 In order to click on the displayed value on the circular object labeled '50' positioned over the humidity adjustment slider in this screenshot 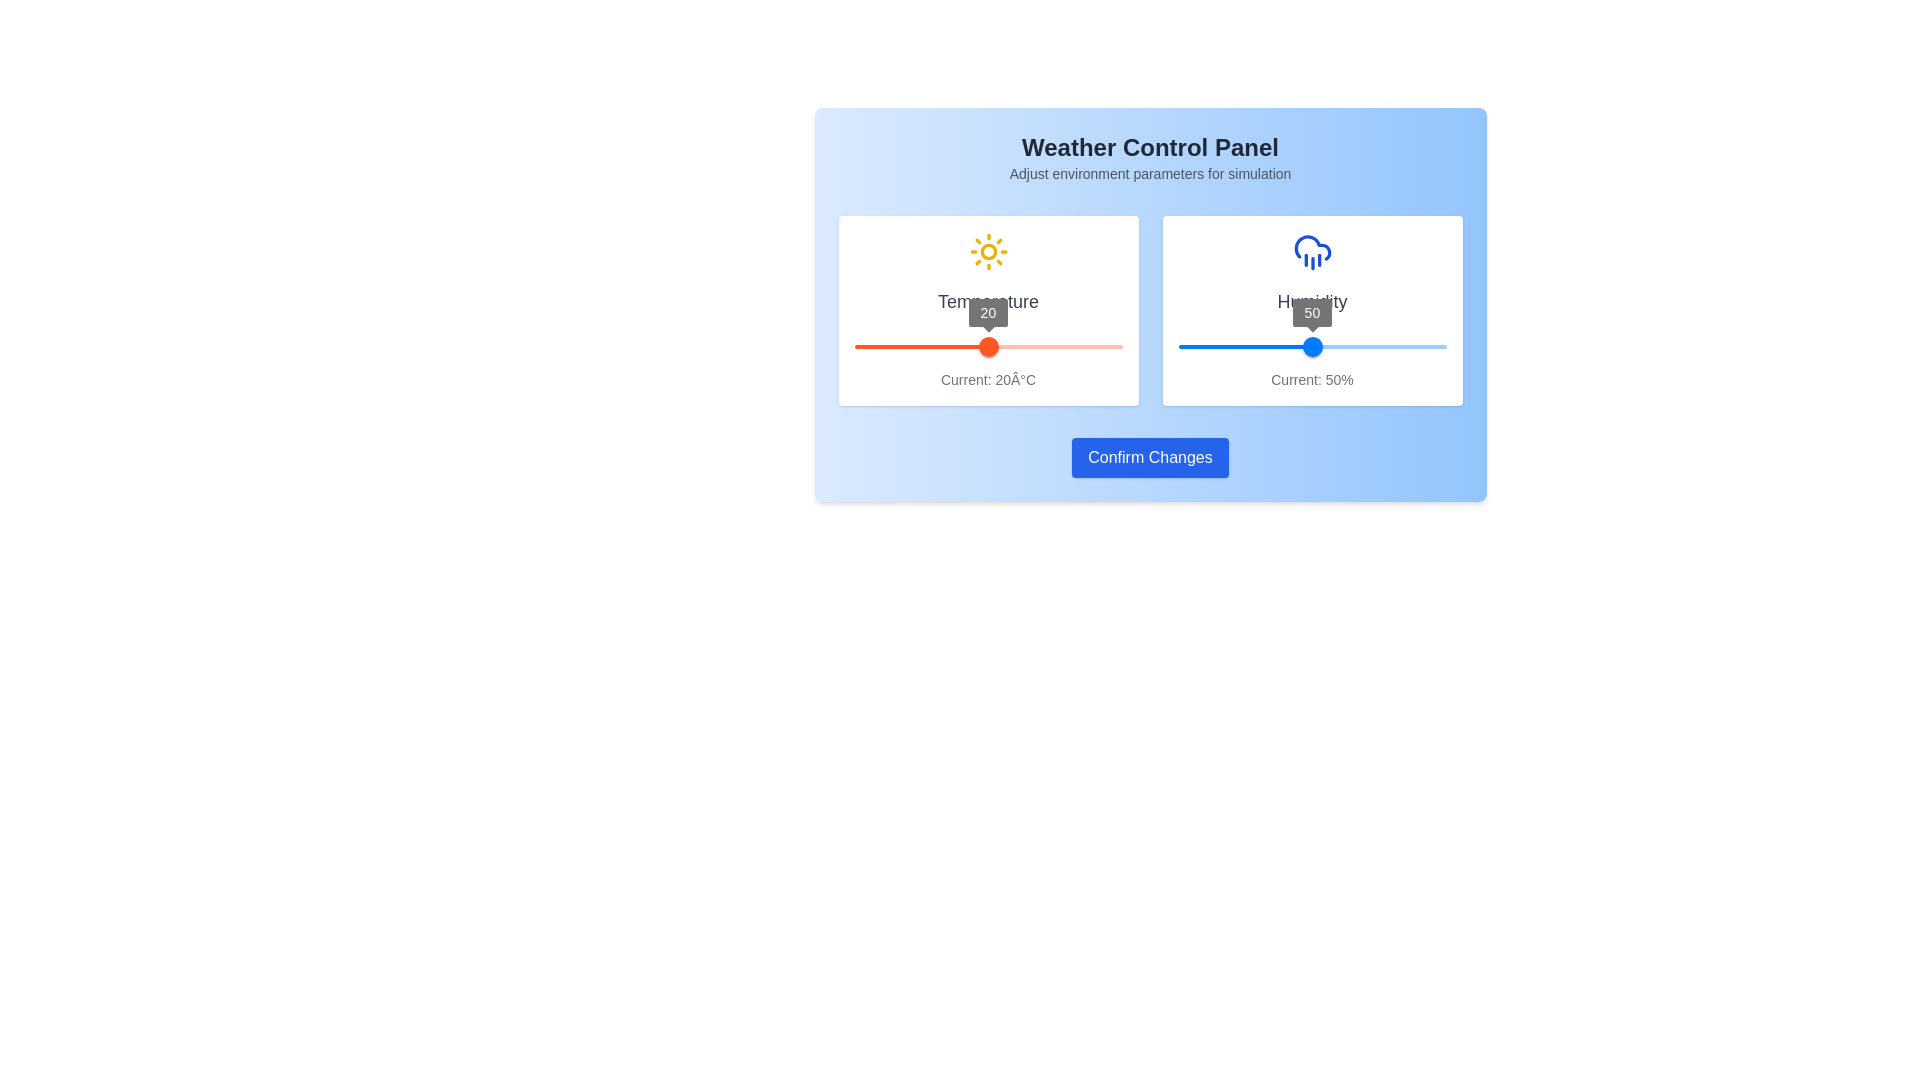, I will do `click(1312, 312)`.